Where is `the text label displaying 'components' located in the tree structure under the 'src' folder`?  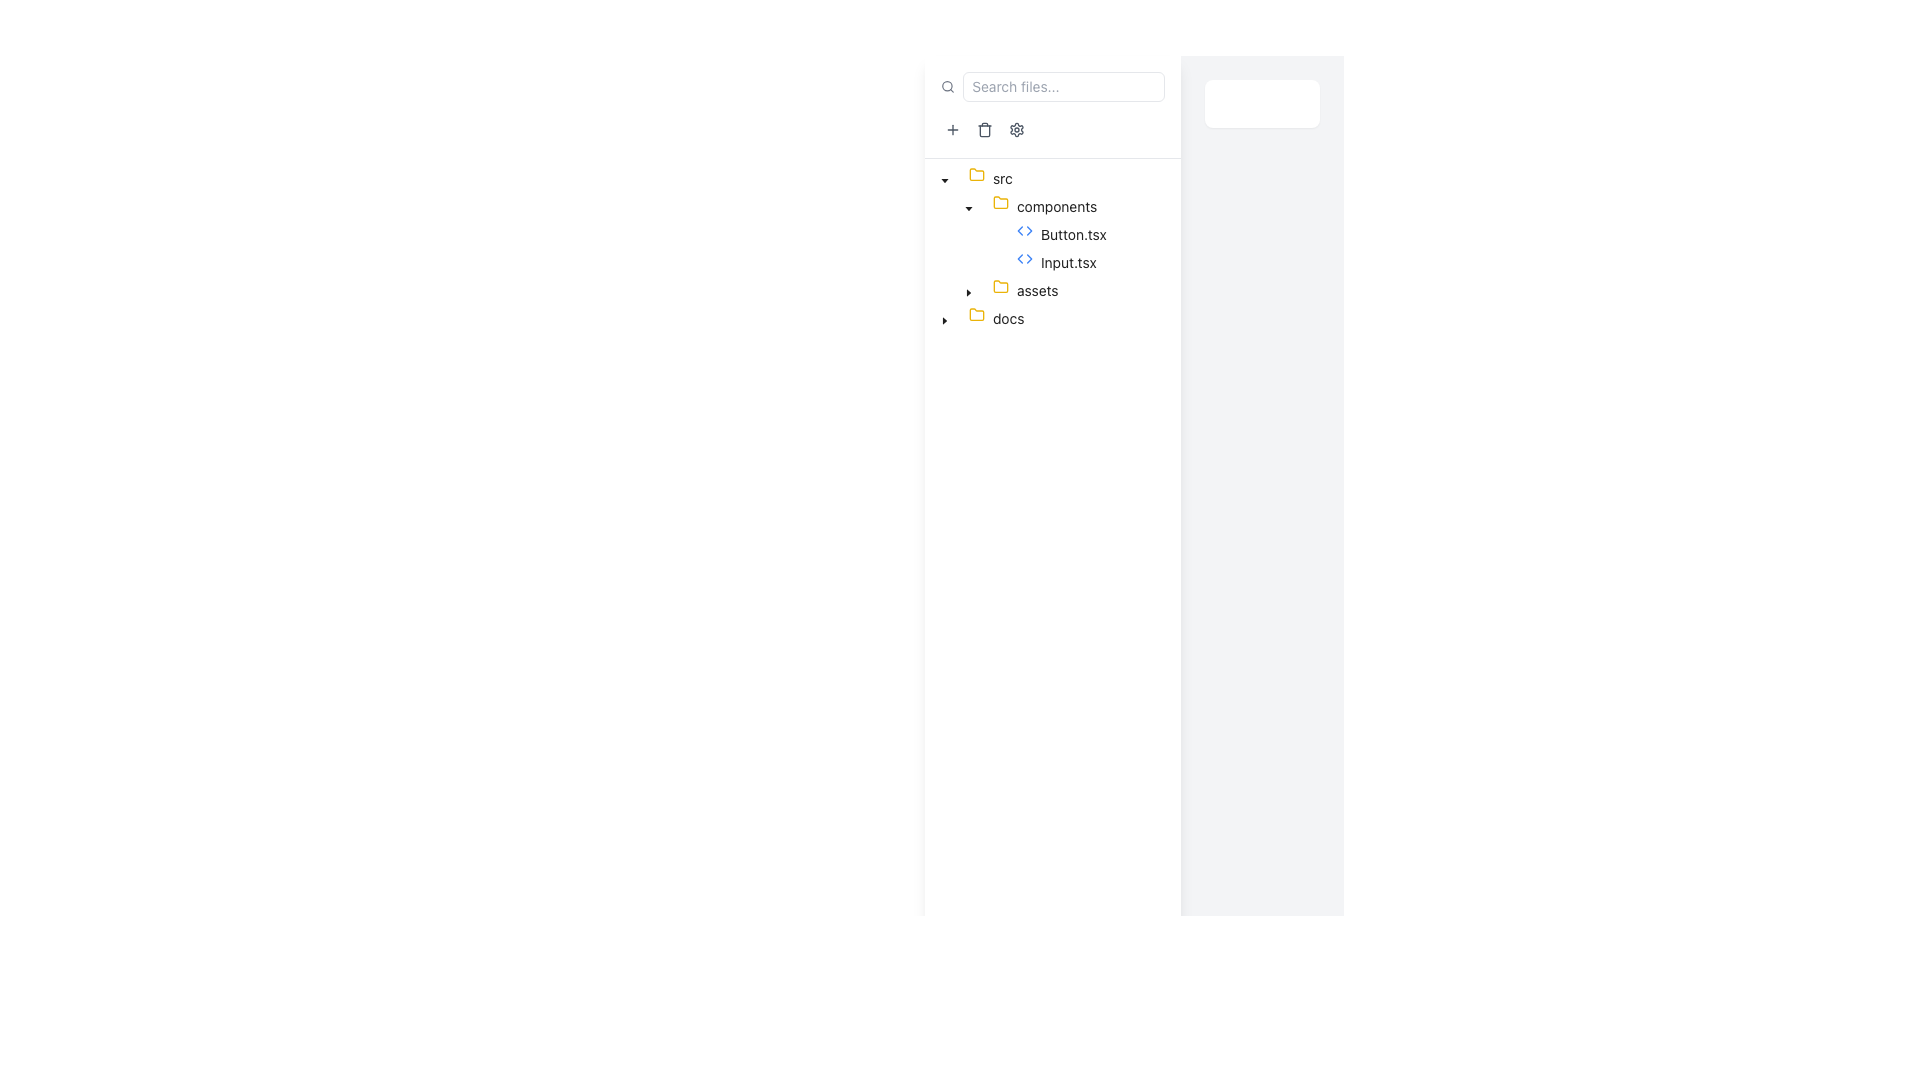 the text label displaying 'components' located in the tree structure under the 'src' folder is located at coordinates (1056, 206).